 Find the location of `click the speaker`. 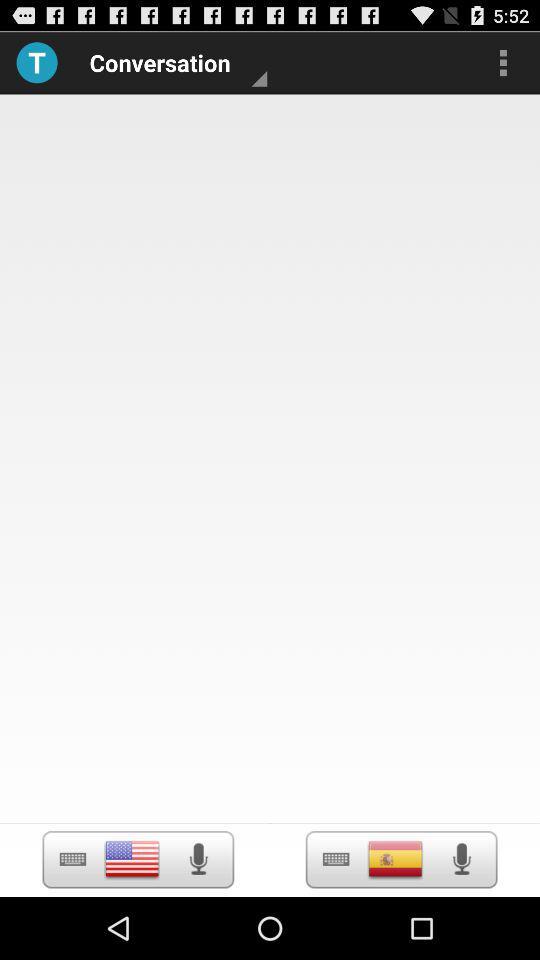

click the speaker is located at coordinates (198, 858).